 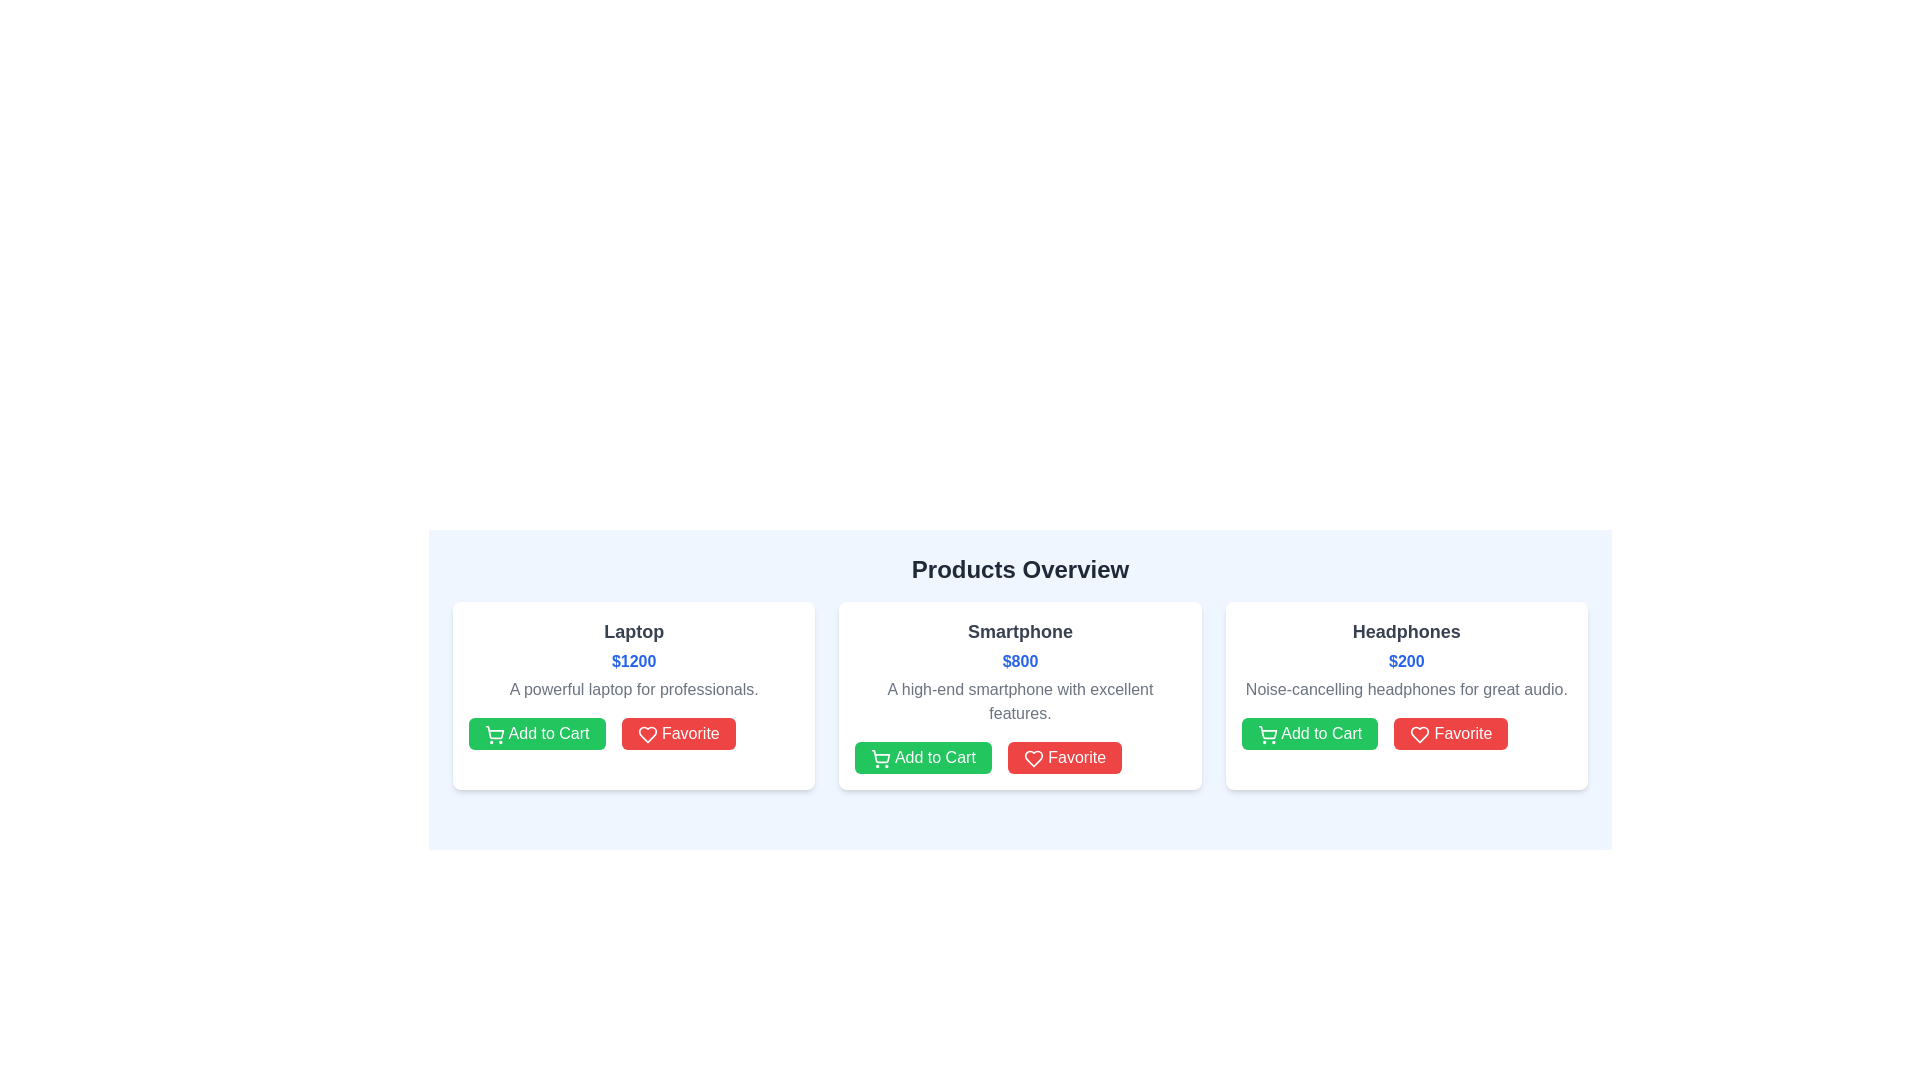 I want to click on the heart icon with a red background located in the second product card under the title 'Smartphone', so click(x=1033, y=758).